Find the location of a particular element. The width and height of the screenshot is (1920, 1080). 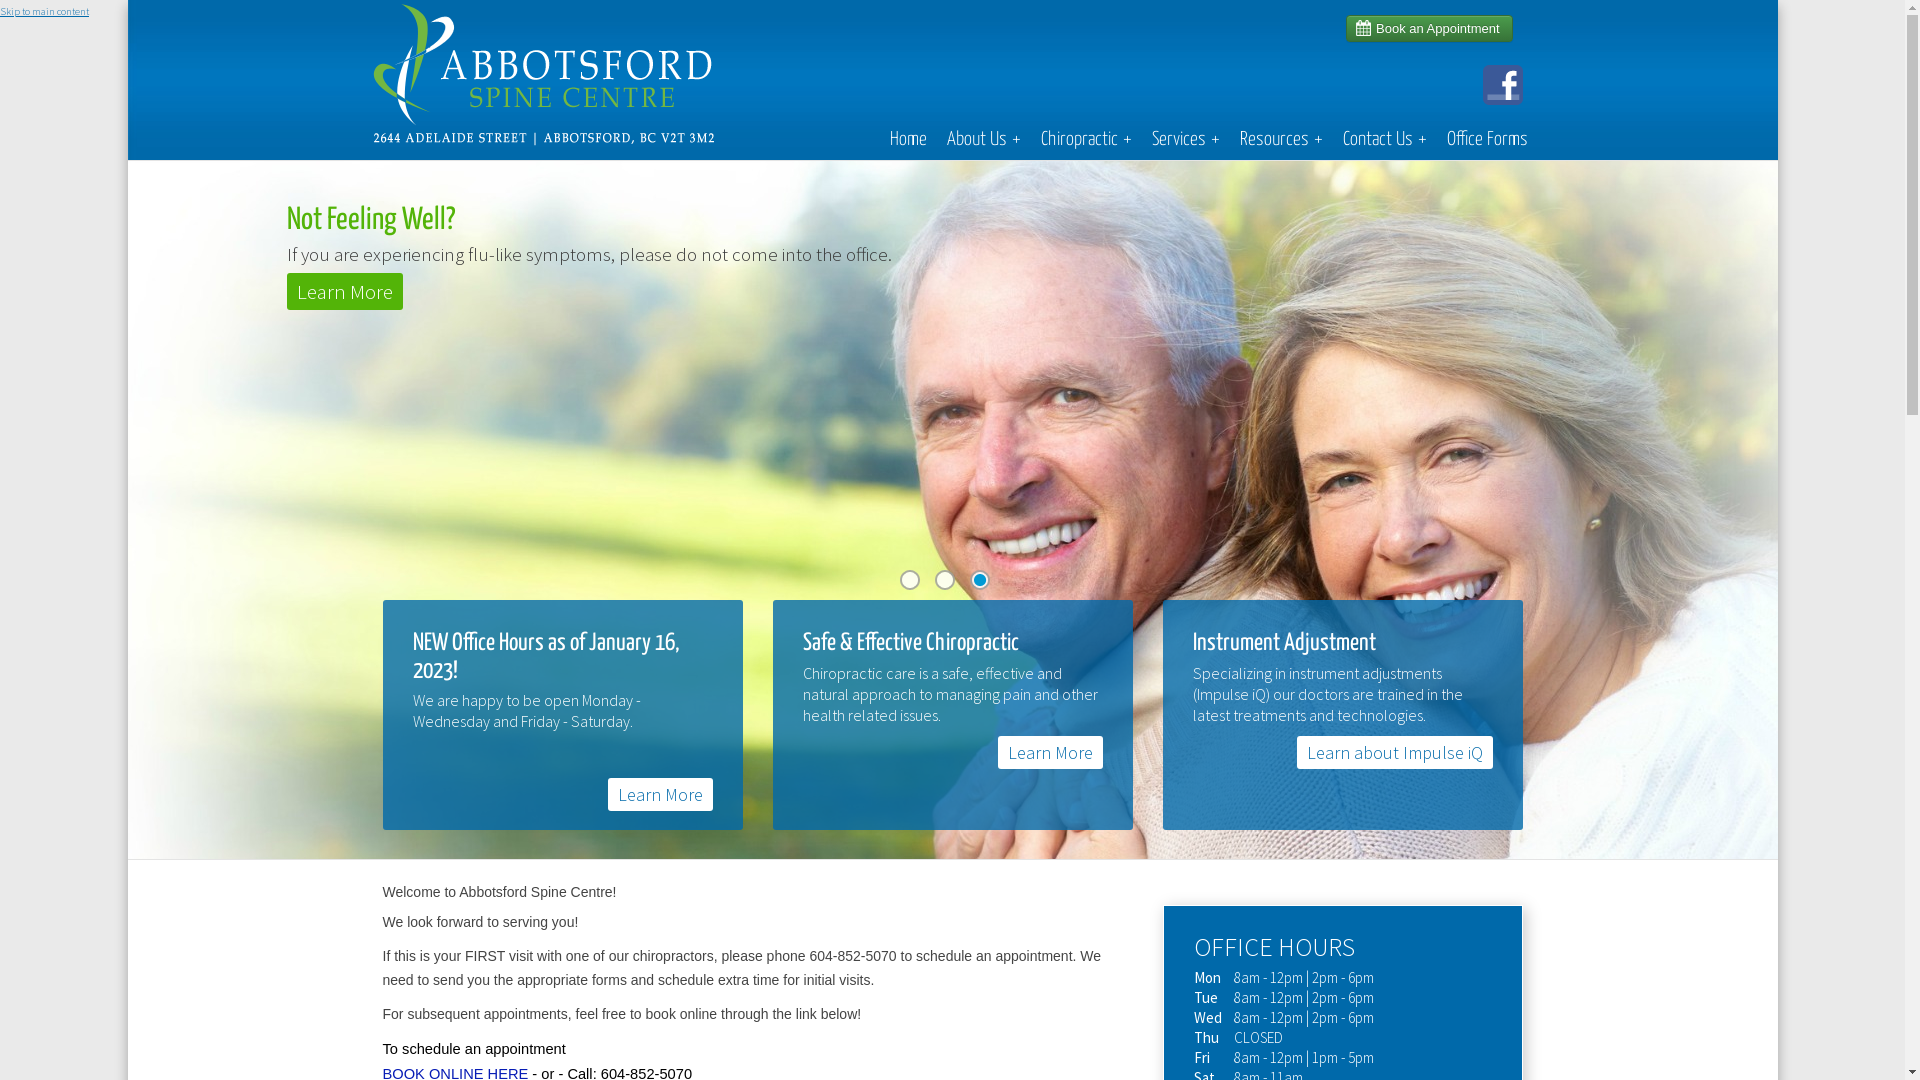

'Office Forms' is located at coordinates (1486, 138).